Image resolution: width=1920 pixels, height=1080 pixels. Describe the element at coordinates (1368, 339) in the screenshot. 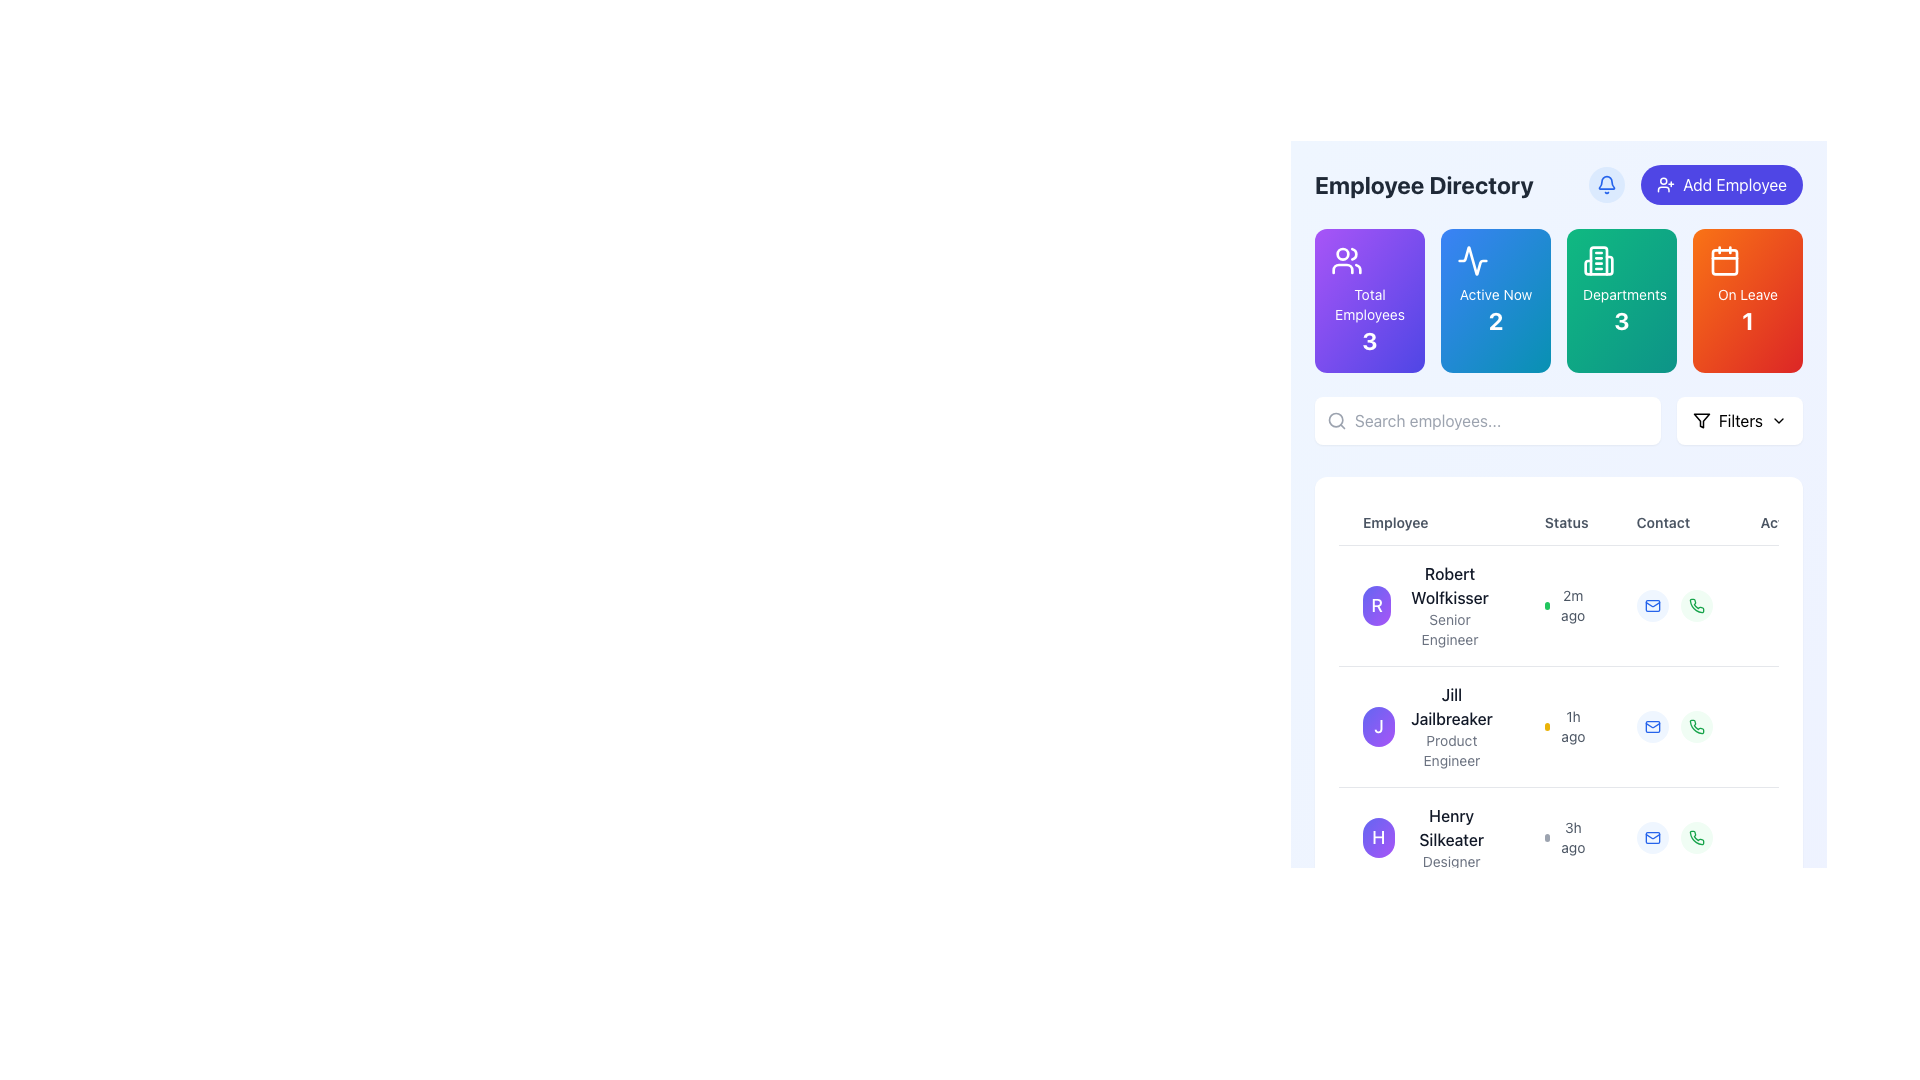

I see `the numerical label displaying the number '3' in bold text, located in the bottom section of the purple tile titled 'Total Employees'` at that location.